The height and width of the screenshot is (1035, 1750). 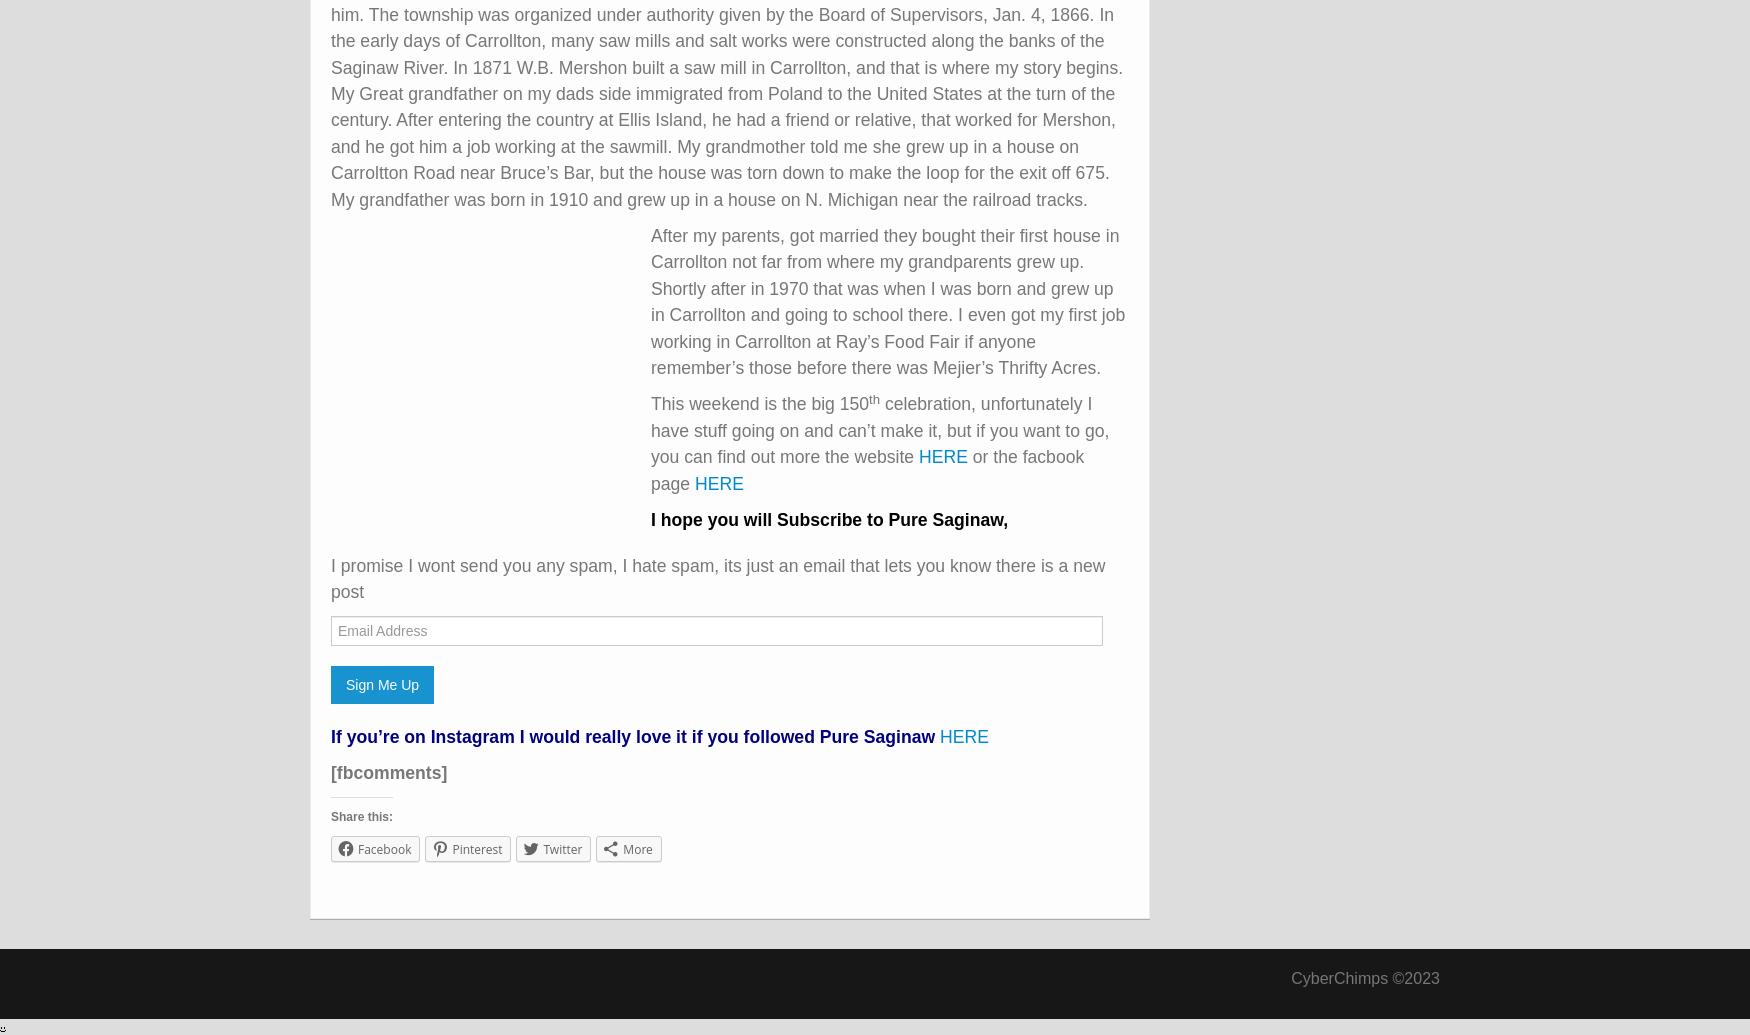 I want to click on 'Facebook', so click(x=383, y=847).